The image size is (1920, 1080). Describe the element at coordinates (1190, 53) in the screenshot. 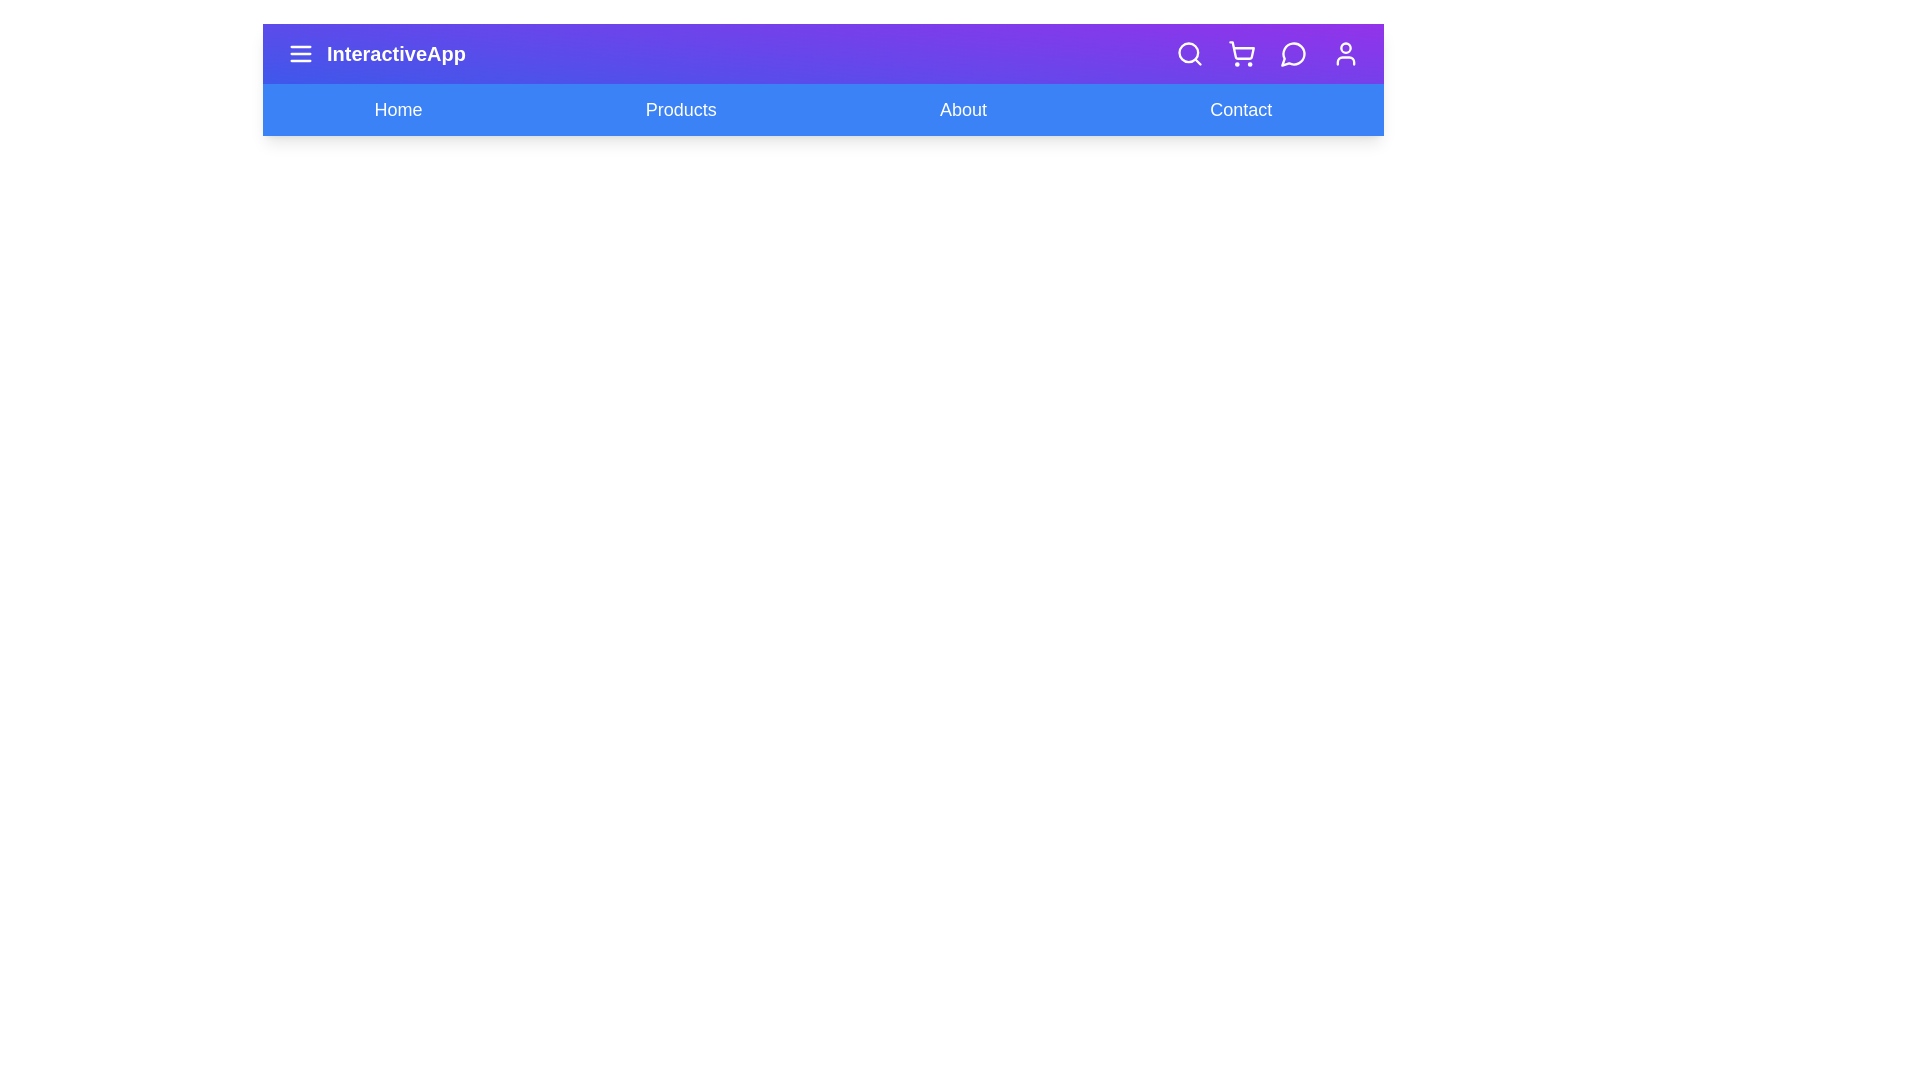

I see `the specified icon button: search` at that location.